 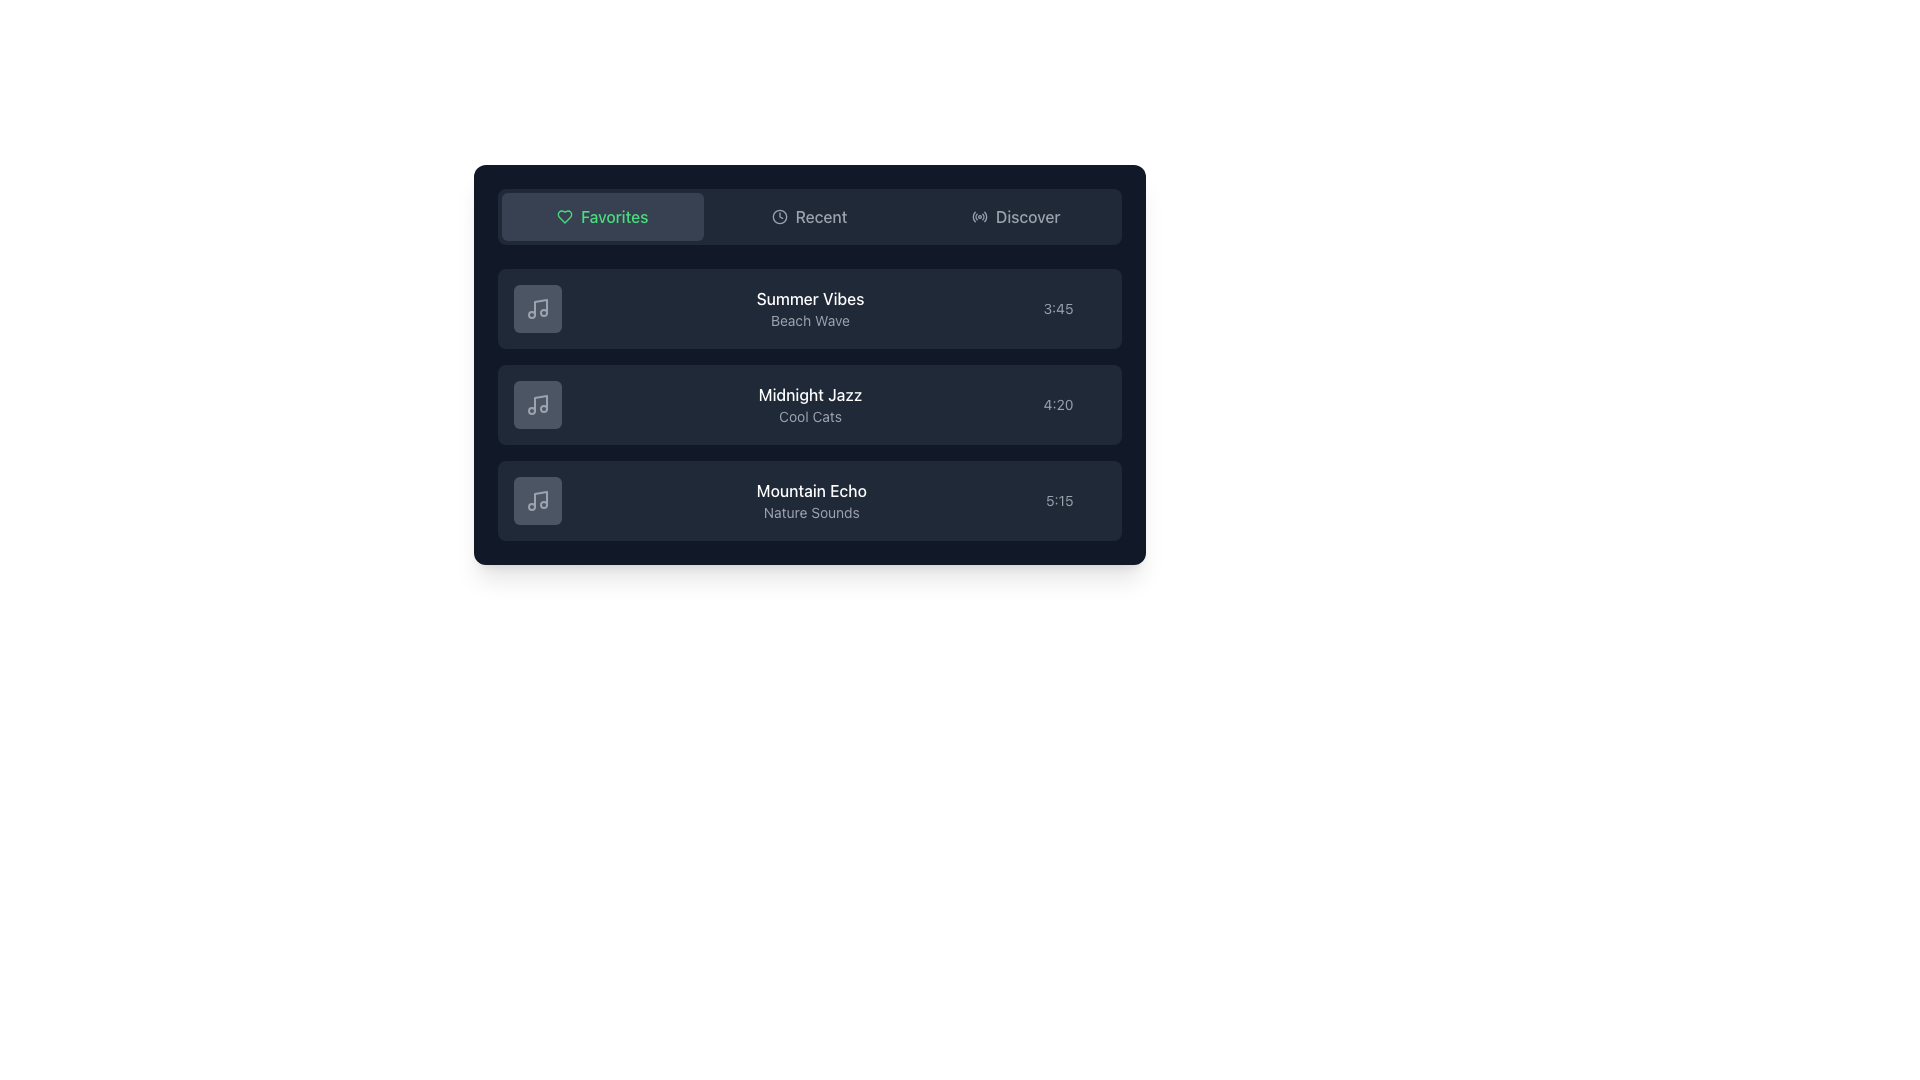 What do you see at coordinates (810, 299) in the screenshot?
I see `the 'Summer Vibes' text label` at bounding box center [810, 299].